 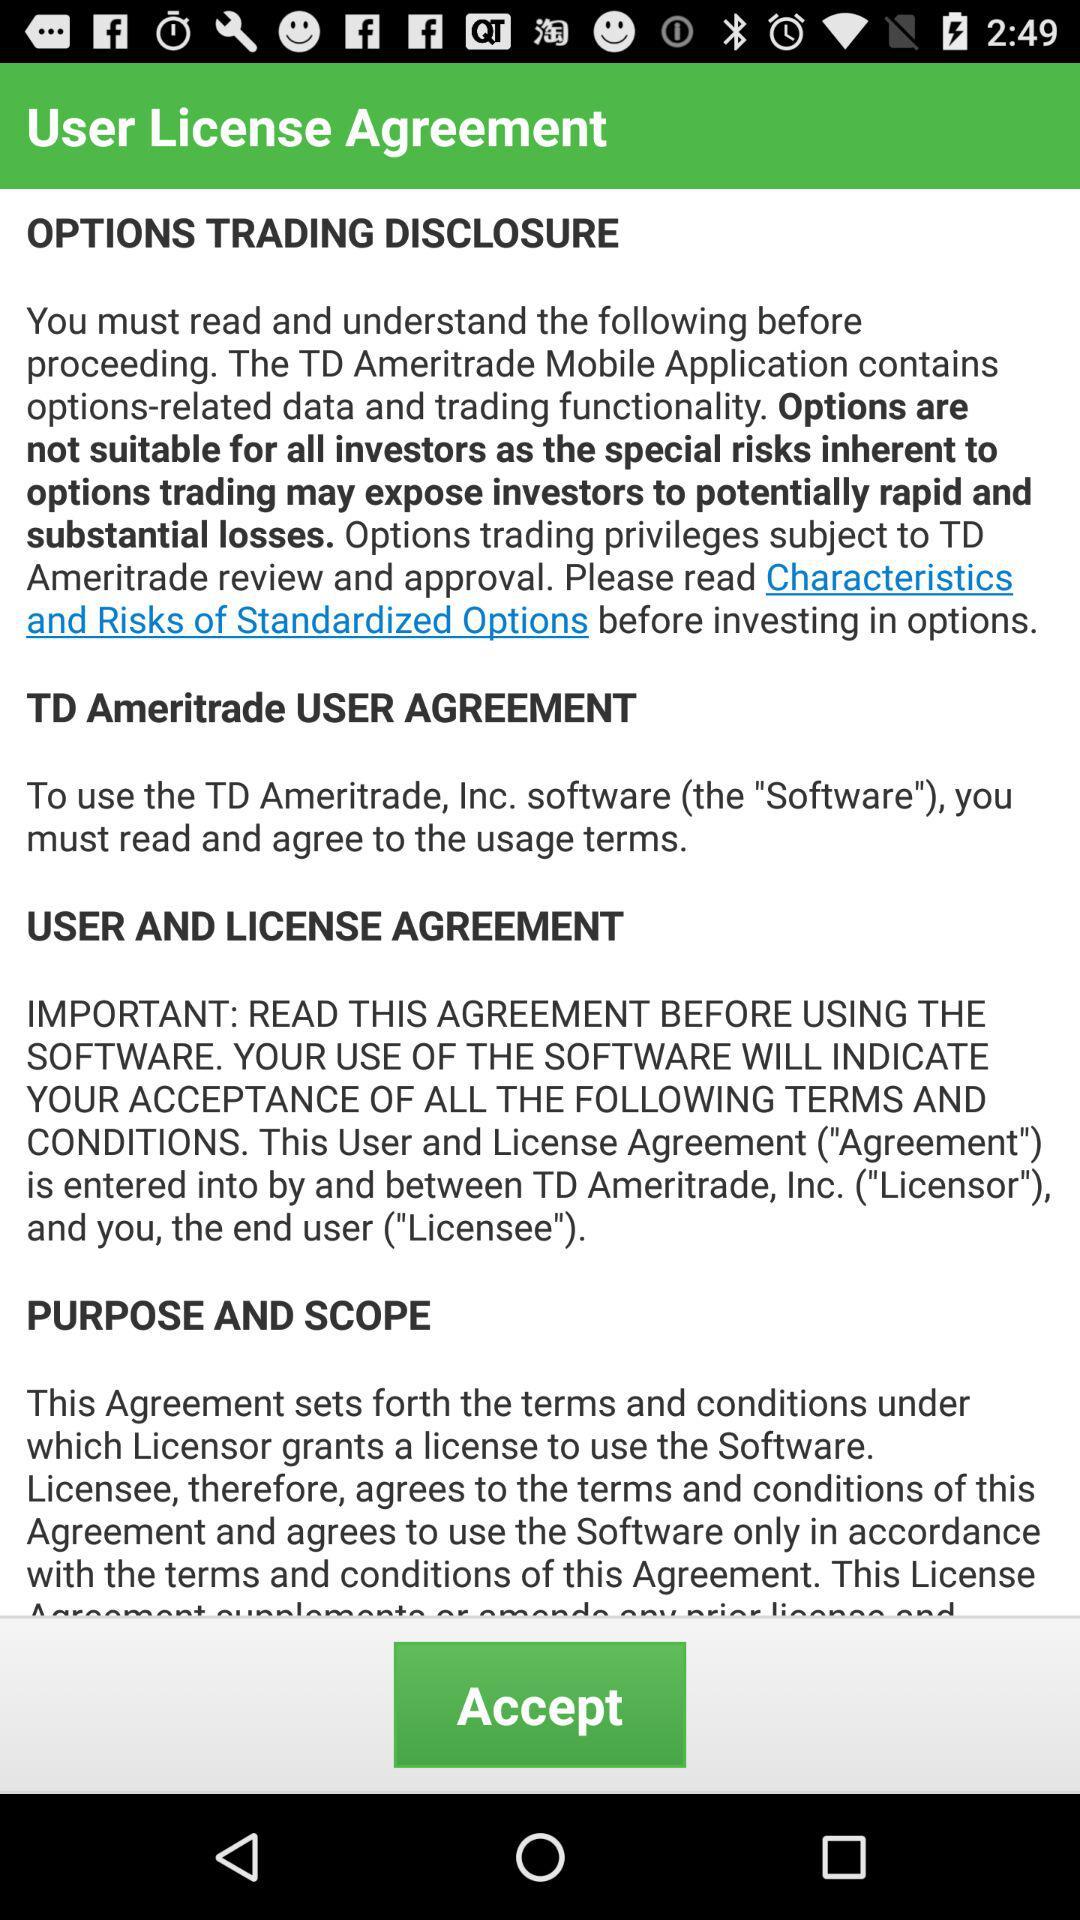 What do you see at coordinates (540, 901) in the screenshot?
I see `the item at the center` at bounding box center [540, 901].